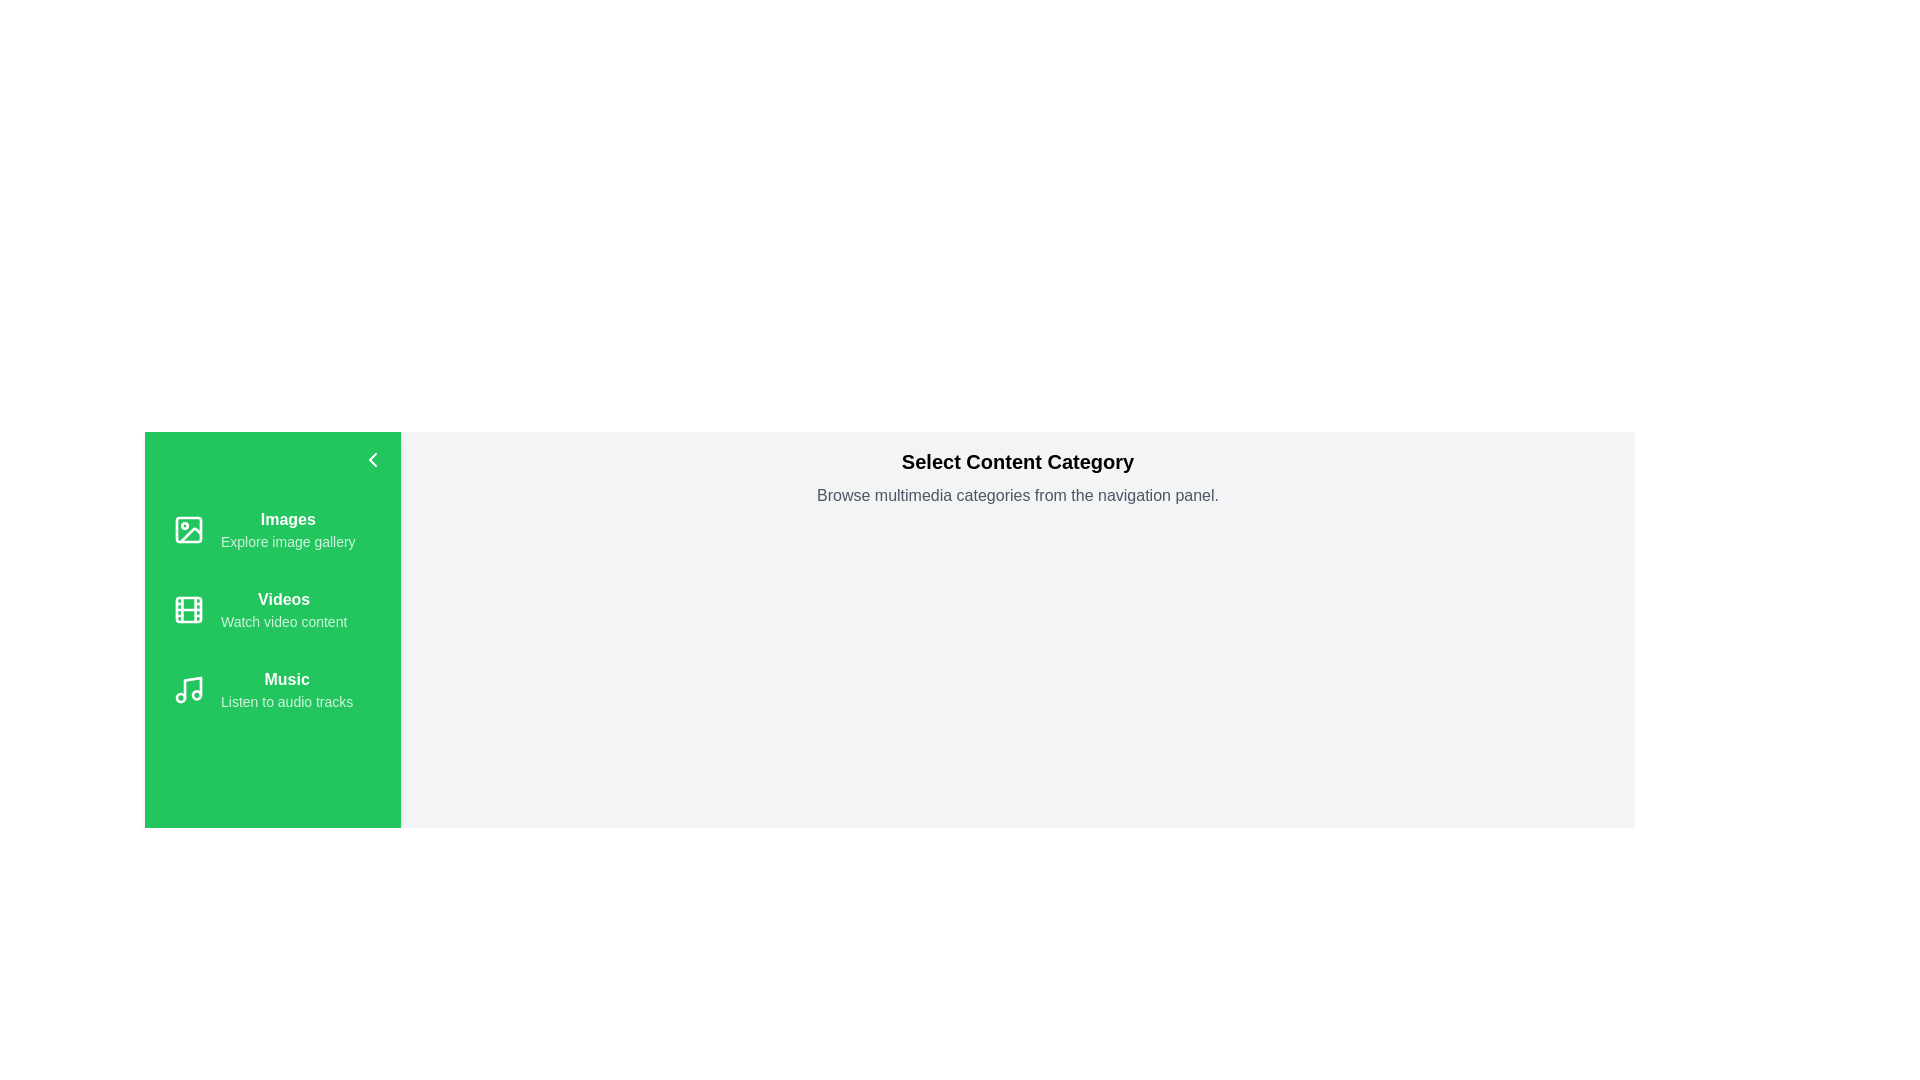 Image resolution: width=1920 pixels, height=1080 pixels. Describe the element at coordinates (188, 528) in the screenshot. I see `the icon for Images in the navigation drawer` at that location.